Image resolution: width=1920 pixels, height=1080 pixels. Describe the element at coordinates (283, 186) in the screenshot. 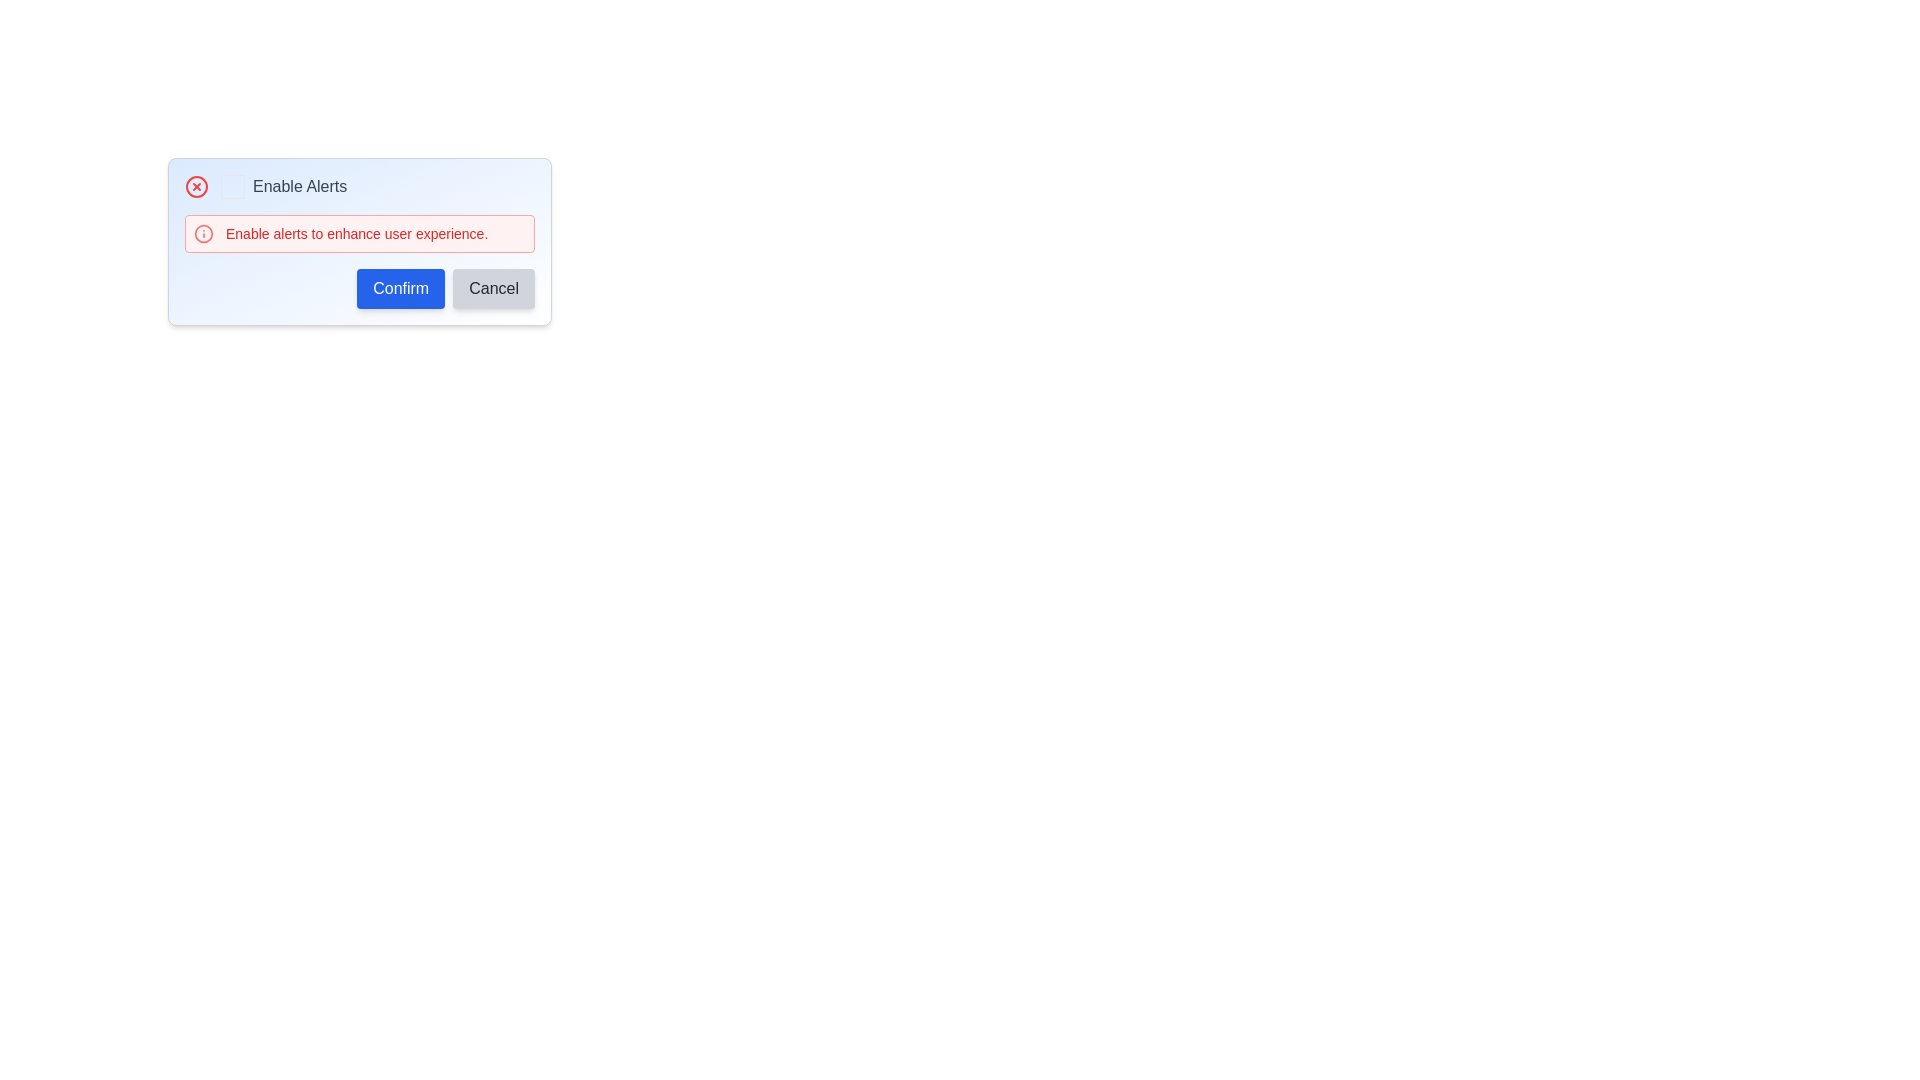

I see `the text label of the checkbox that allows users to enable or disable alerts` at that location.